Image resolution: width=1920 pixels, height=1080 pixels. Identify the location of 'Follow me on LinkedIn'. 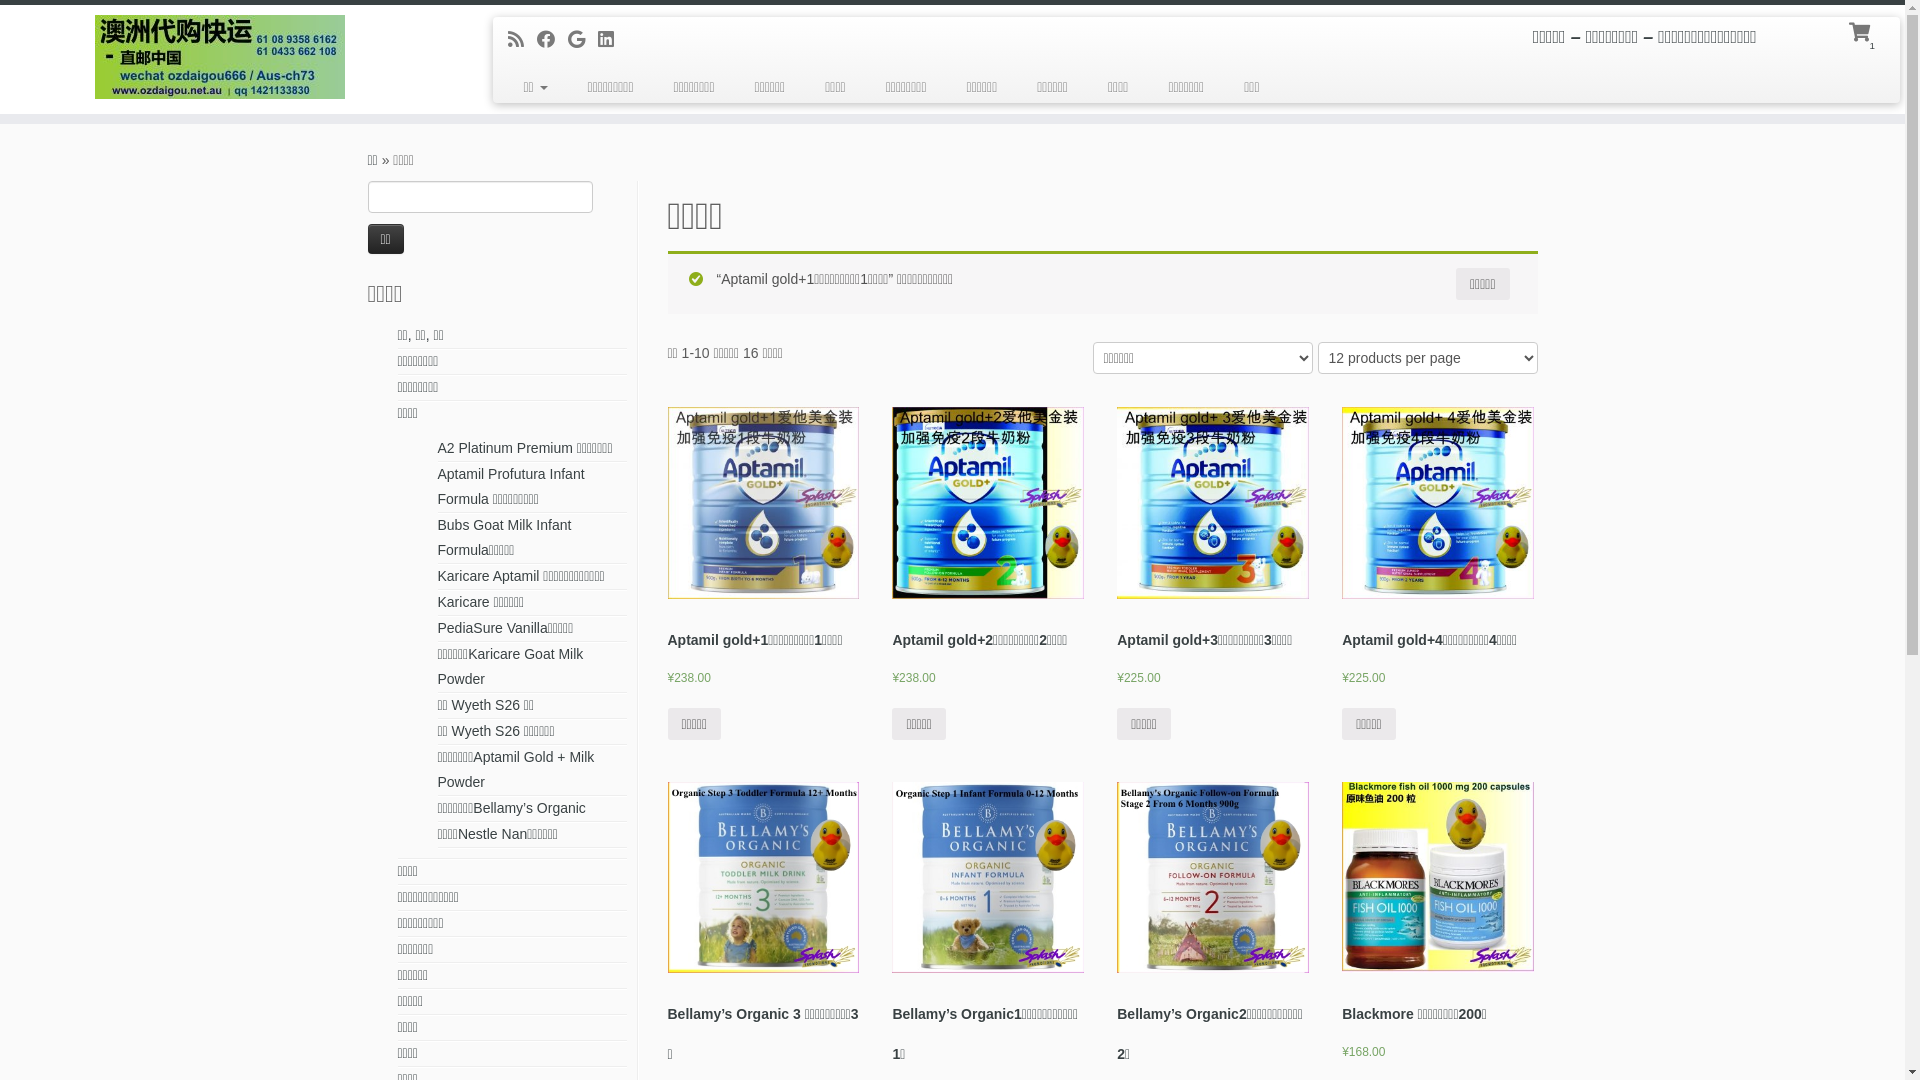
(611, 39).